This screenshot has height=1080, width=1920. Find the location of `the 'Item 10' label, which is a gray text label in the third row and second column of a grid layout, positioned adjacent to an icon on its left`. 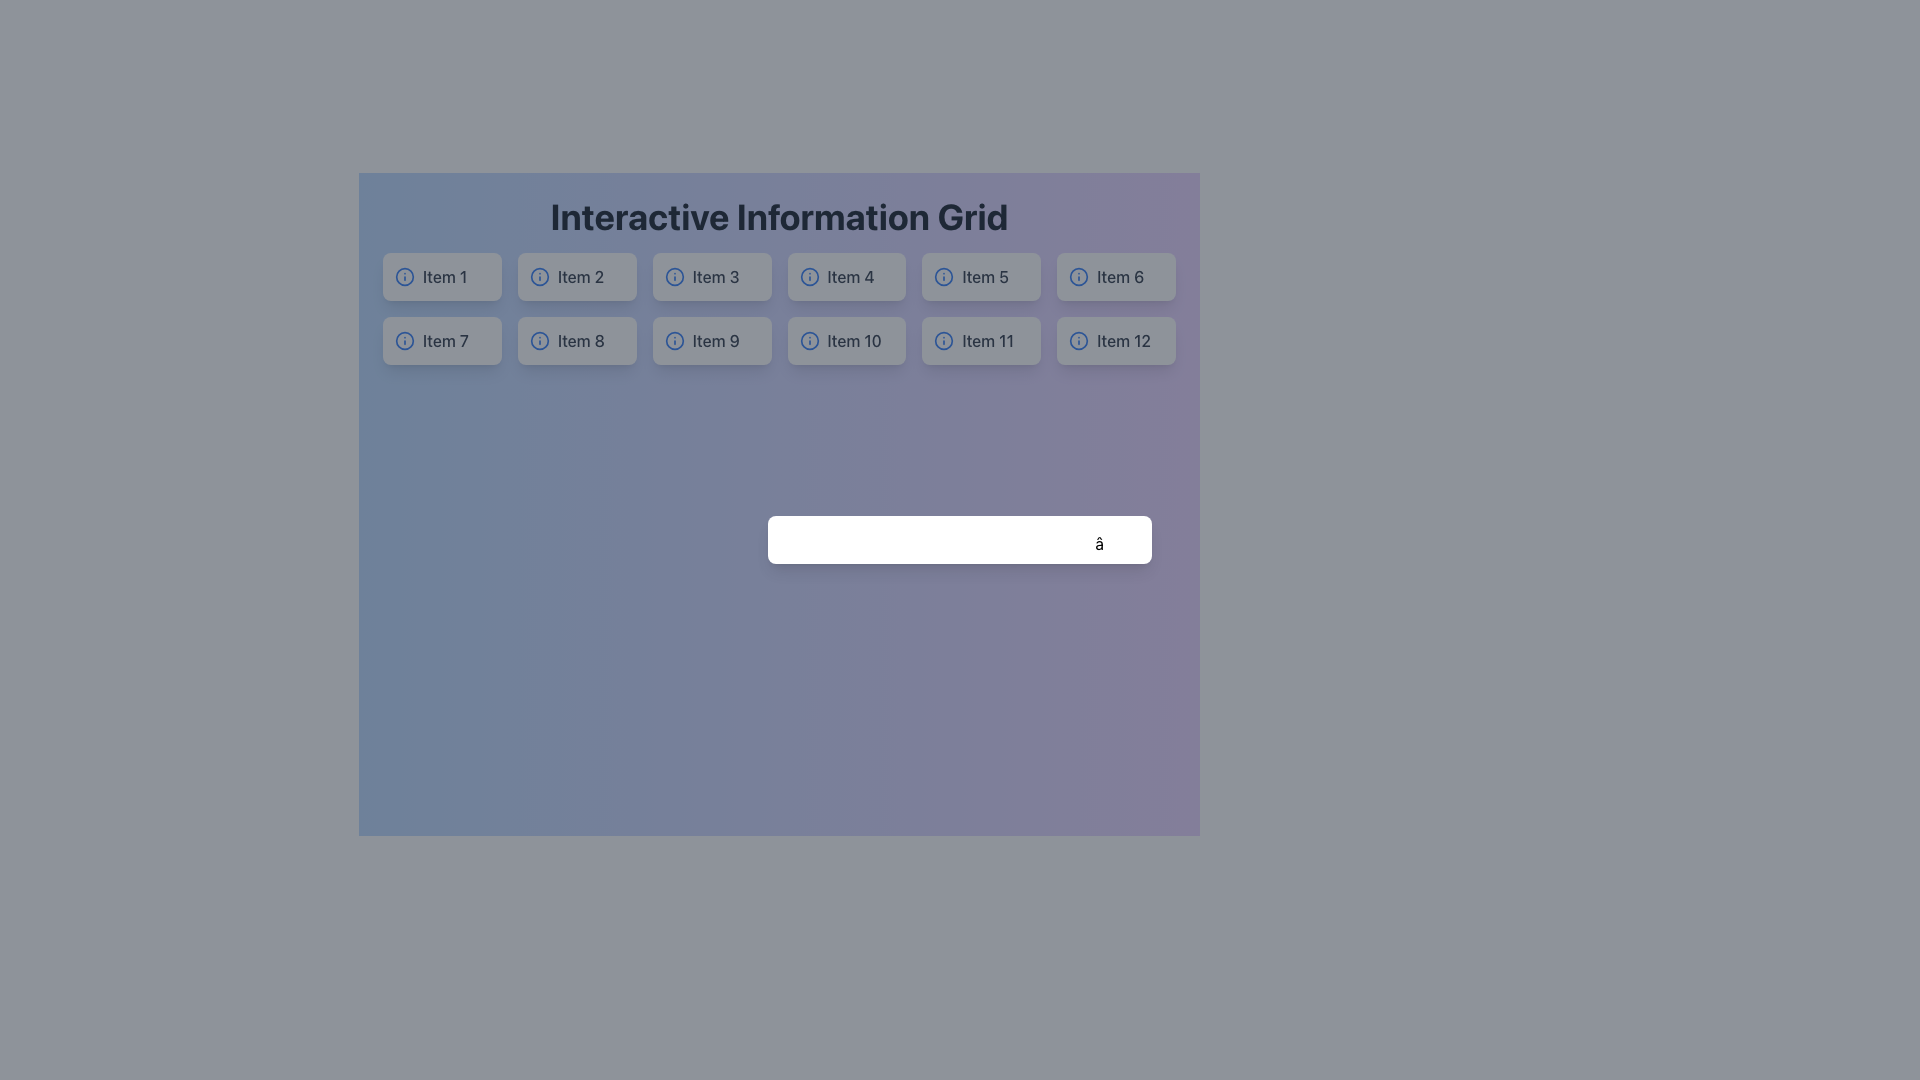

the 'Item 10' label, which is a gray text label in the third row and second column of a grid layout, positioned adjacent to an icon on its left is located at coordinates (854, 339).